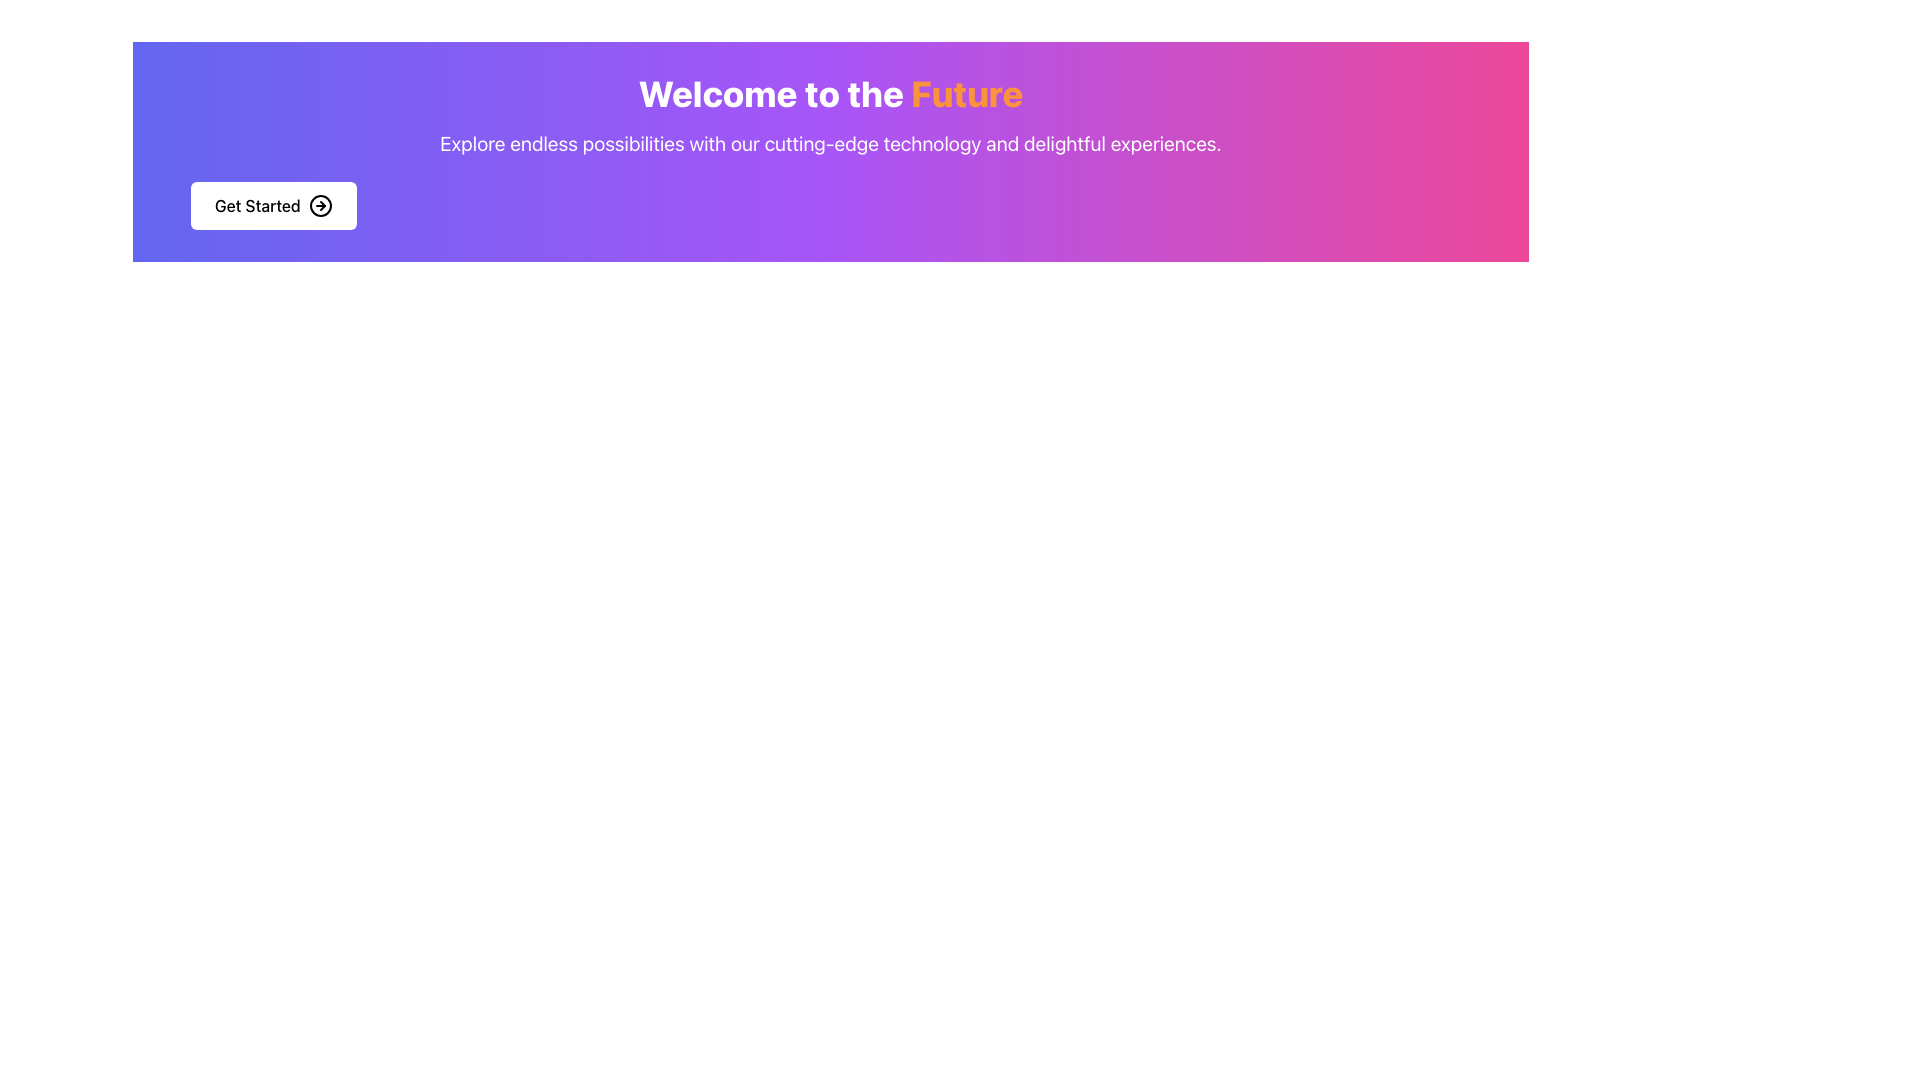 The height and width of the screenshot is (1080, 1920). I want to click on forward arrow icon located to the right of the 'Get Started' button for accessibility features, so click(320, 205).